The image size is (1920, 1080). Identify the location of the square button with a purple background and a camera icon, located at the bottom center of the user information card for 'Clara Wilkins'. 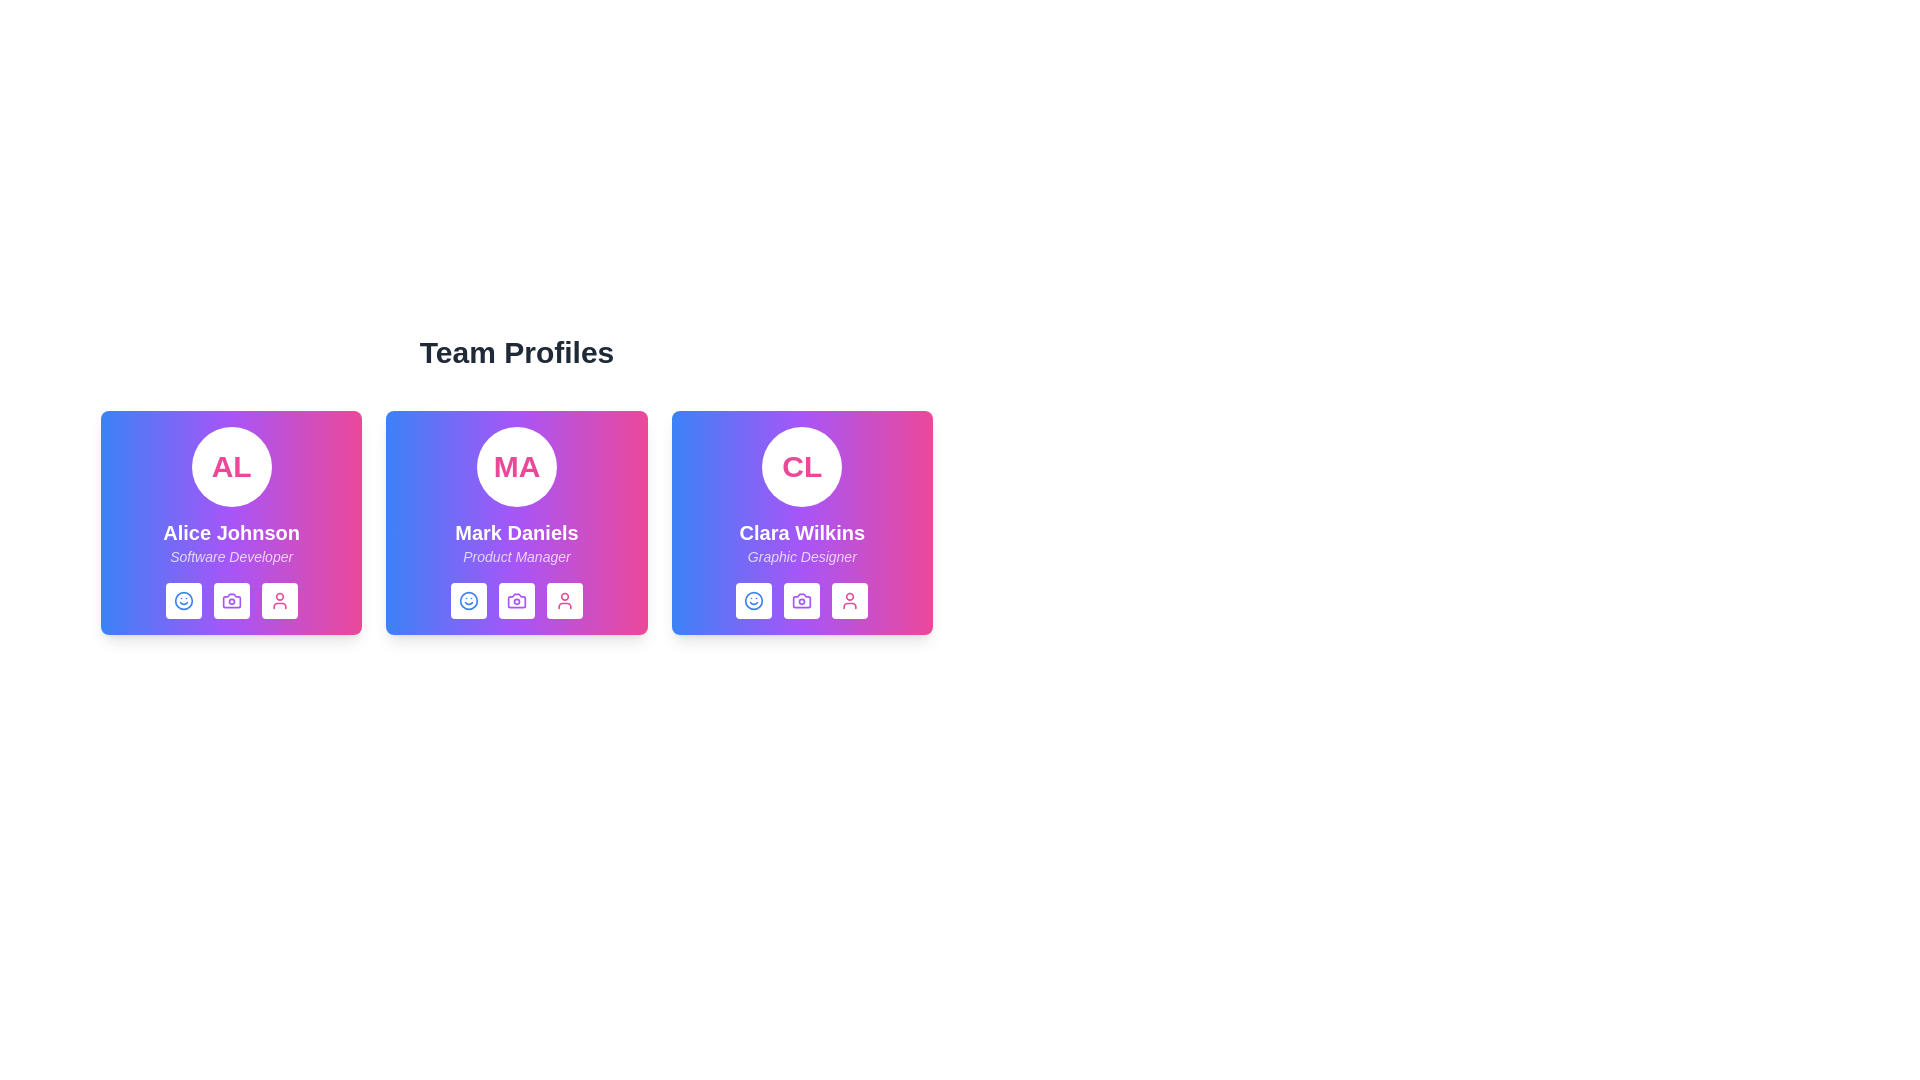
(802, 600).